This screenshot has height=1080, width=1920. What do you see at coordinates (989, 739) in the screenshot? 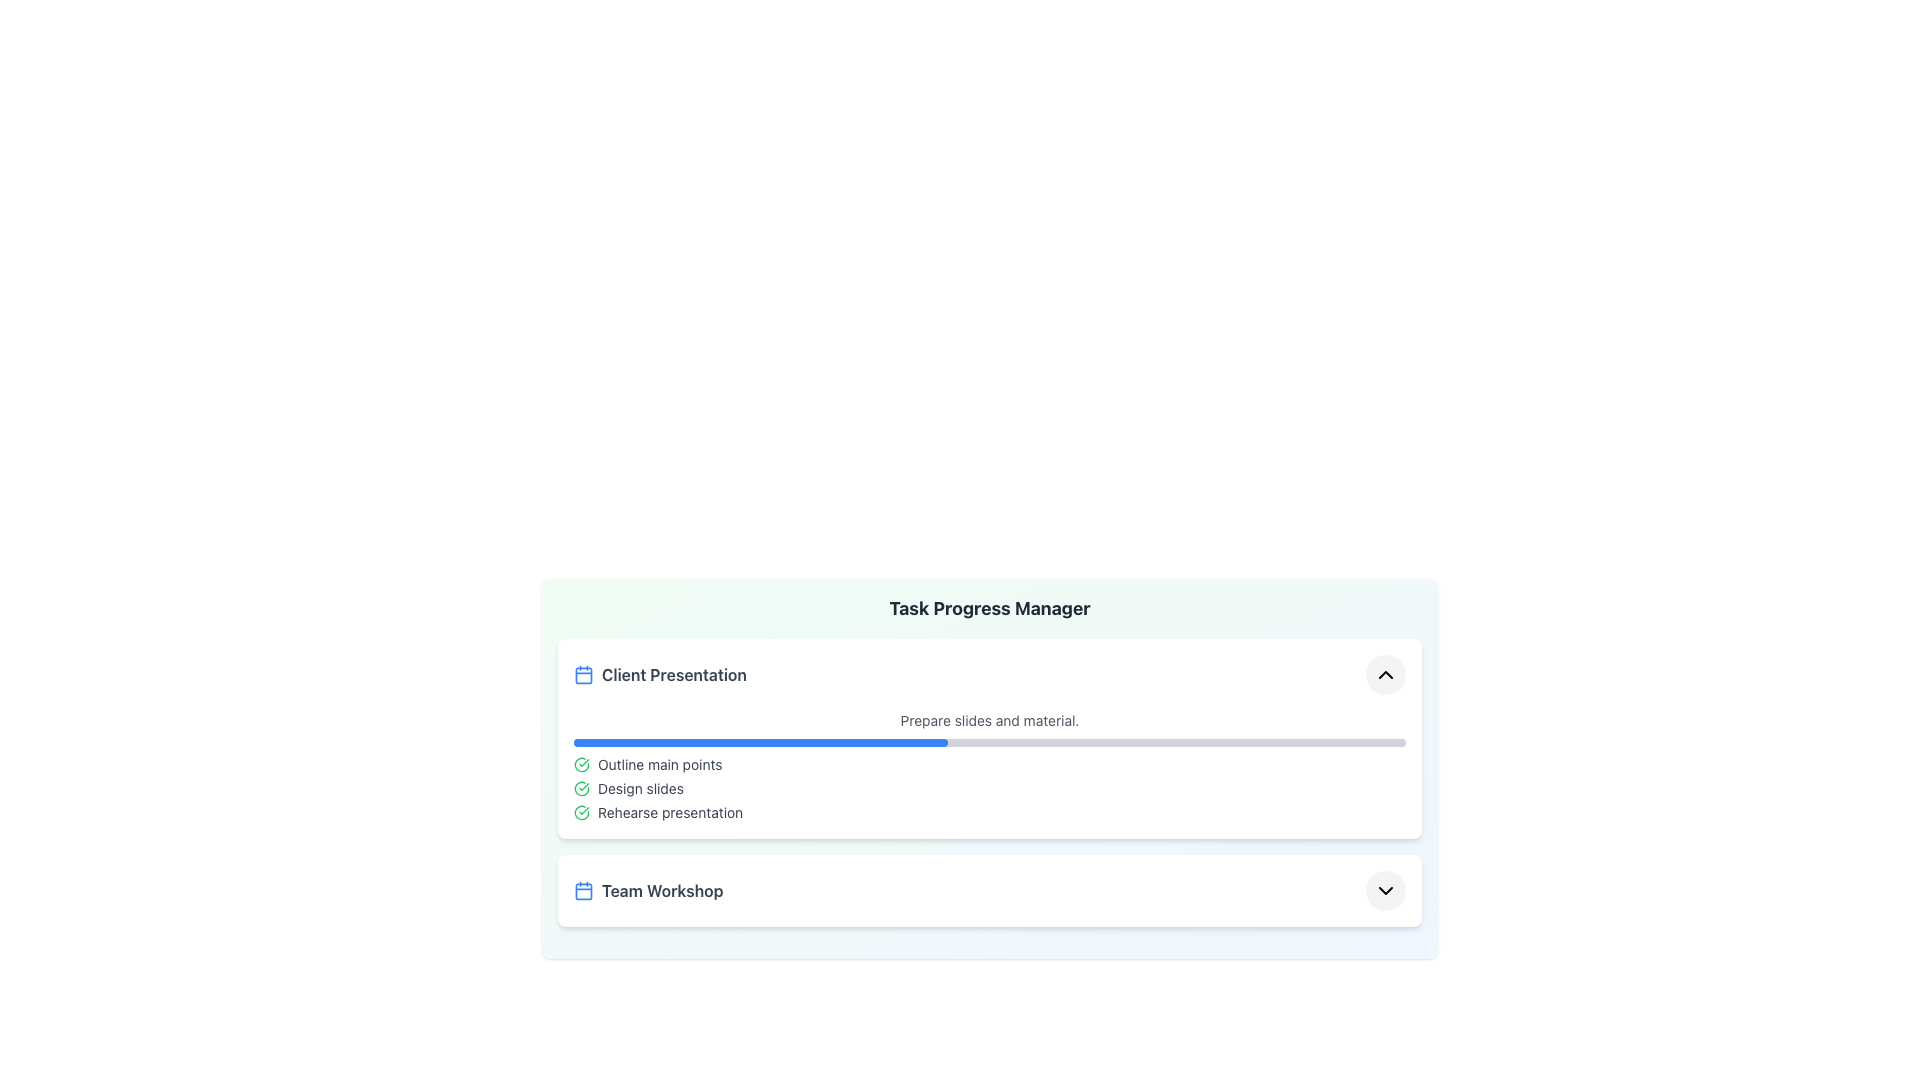
I see `the visible interactive subtasks in the task progress section located below the 'Task Progress Manager' title` at bounding box center [989, 739].